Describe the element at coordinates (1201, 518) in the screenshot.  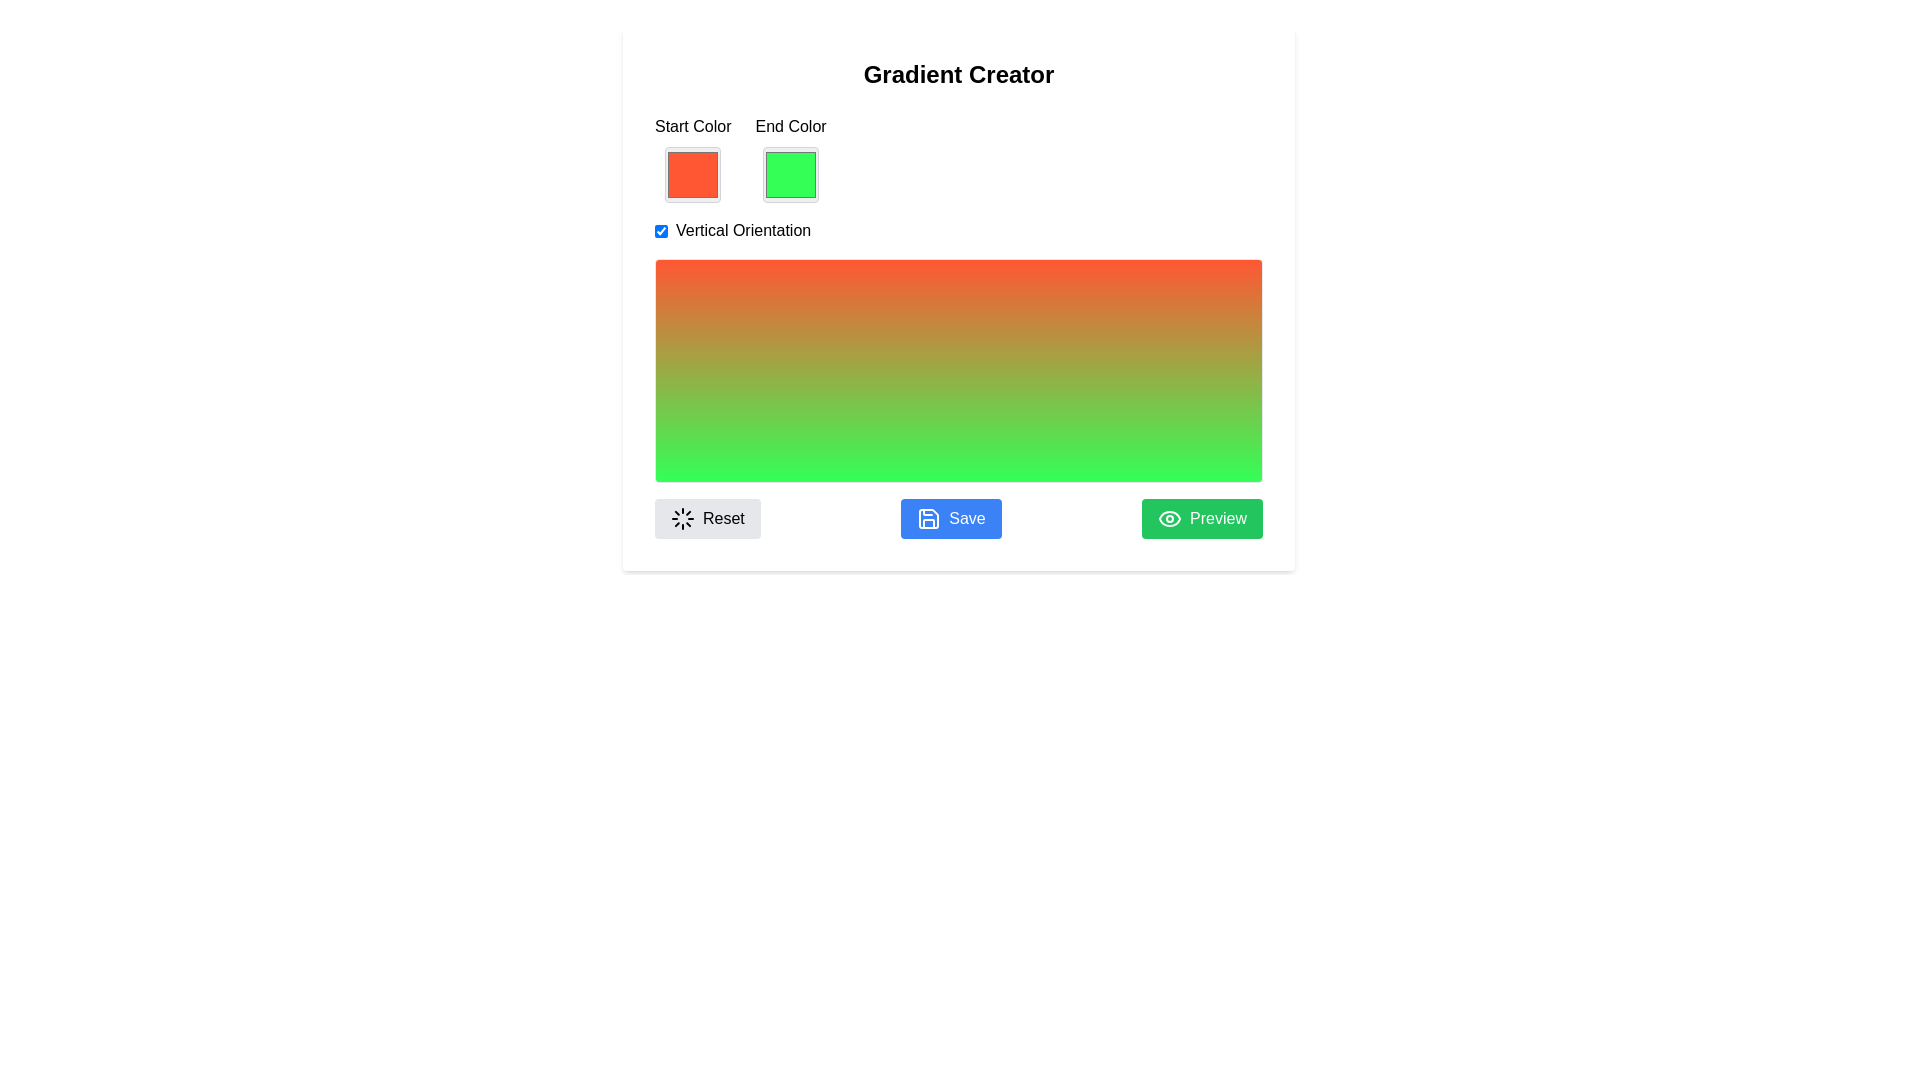
I see `the 'Preview' button located at the far right of the button row to change its background color` at that location.